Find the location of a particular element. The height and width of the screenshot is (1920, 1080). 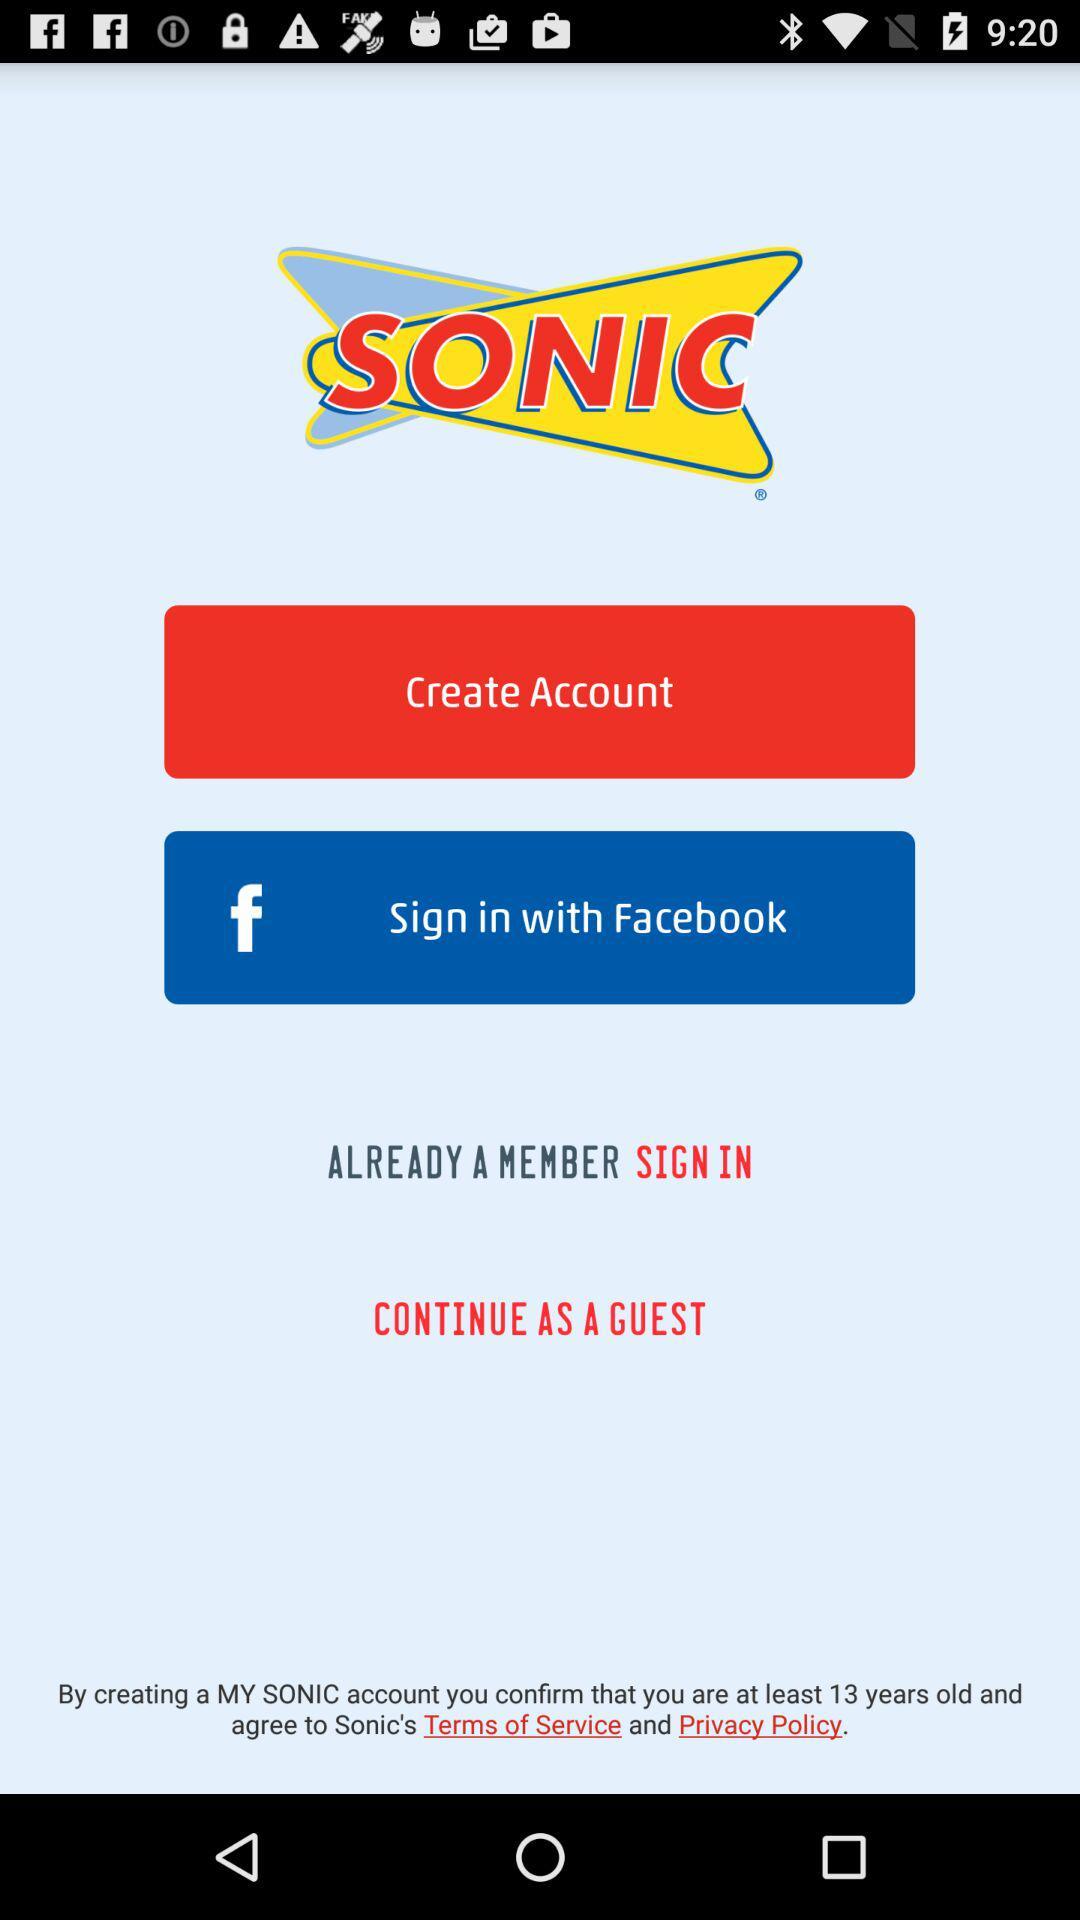

continue as a icon is located at coordinates (538, 1318).